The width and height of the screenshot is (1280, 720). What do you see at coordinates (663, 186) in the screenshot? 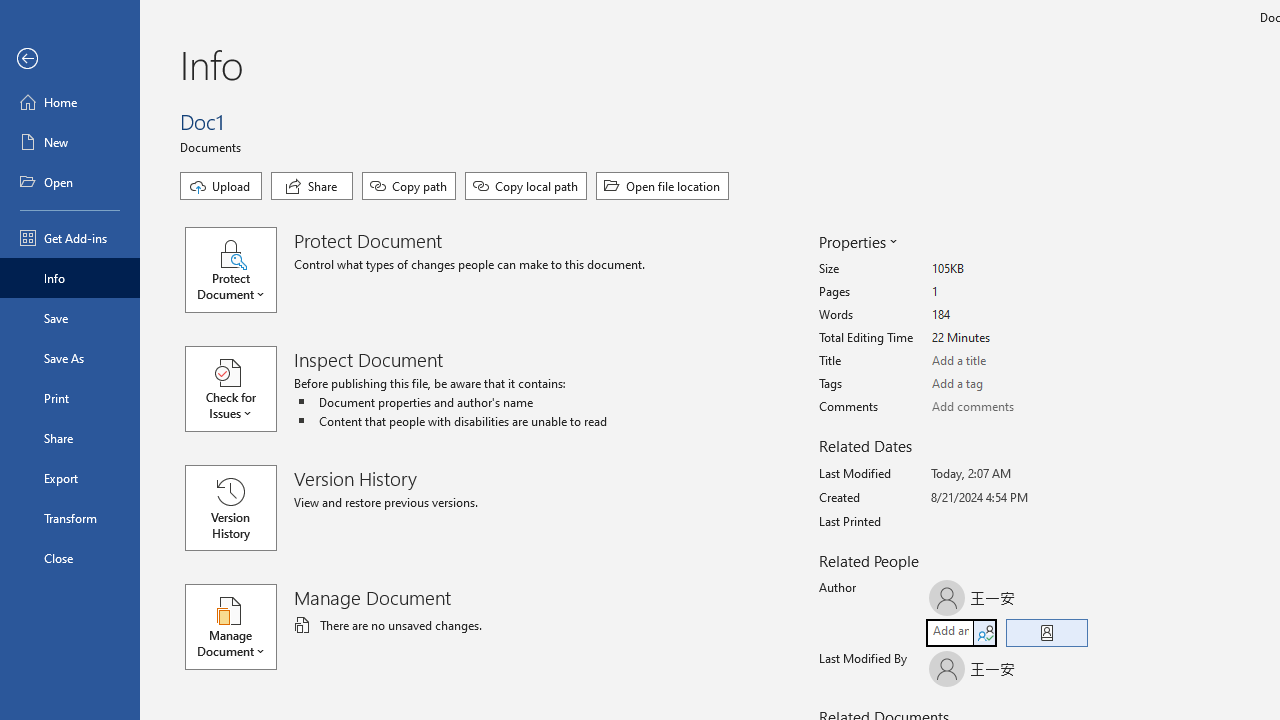
I see `'Open file location'` at bounding box center [663, 186].